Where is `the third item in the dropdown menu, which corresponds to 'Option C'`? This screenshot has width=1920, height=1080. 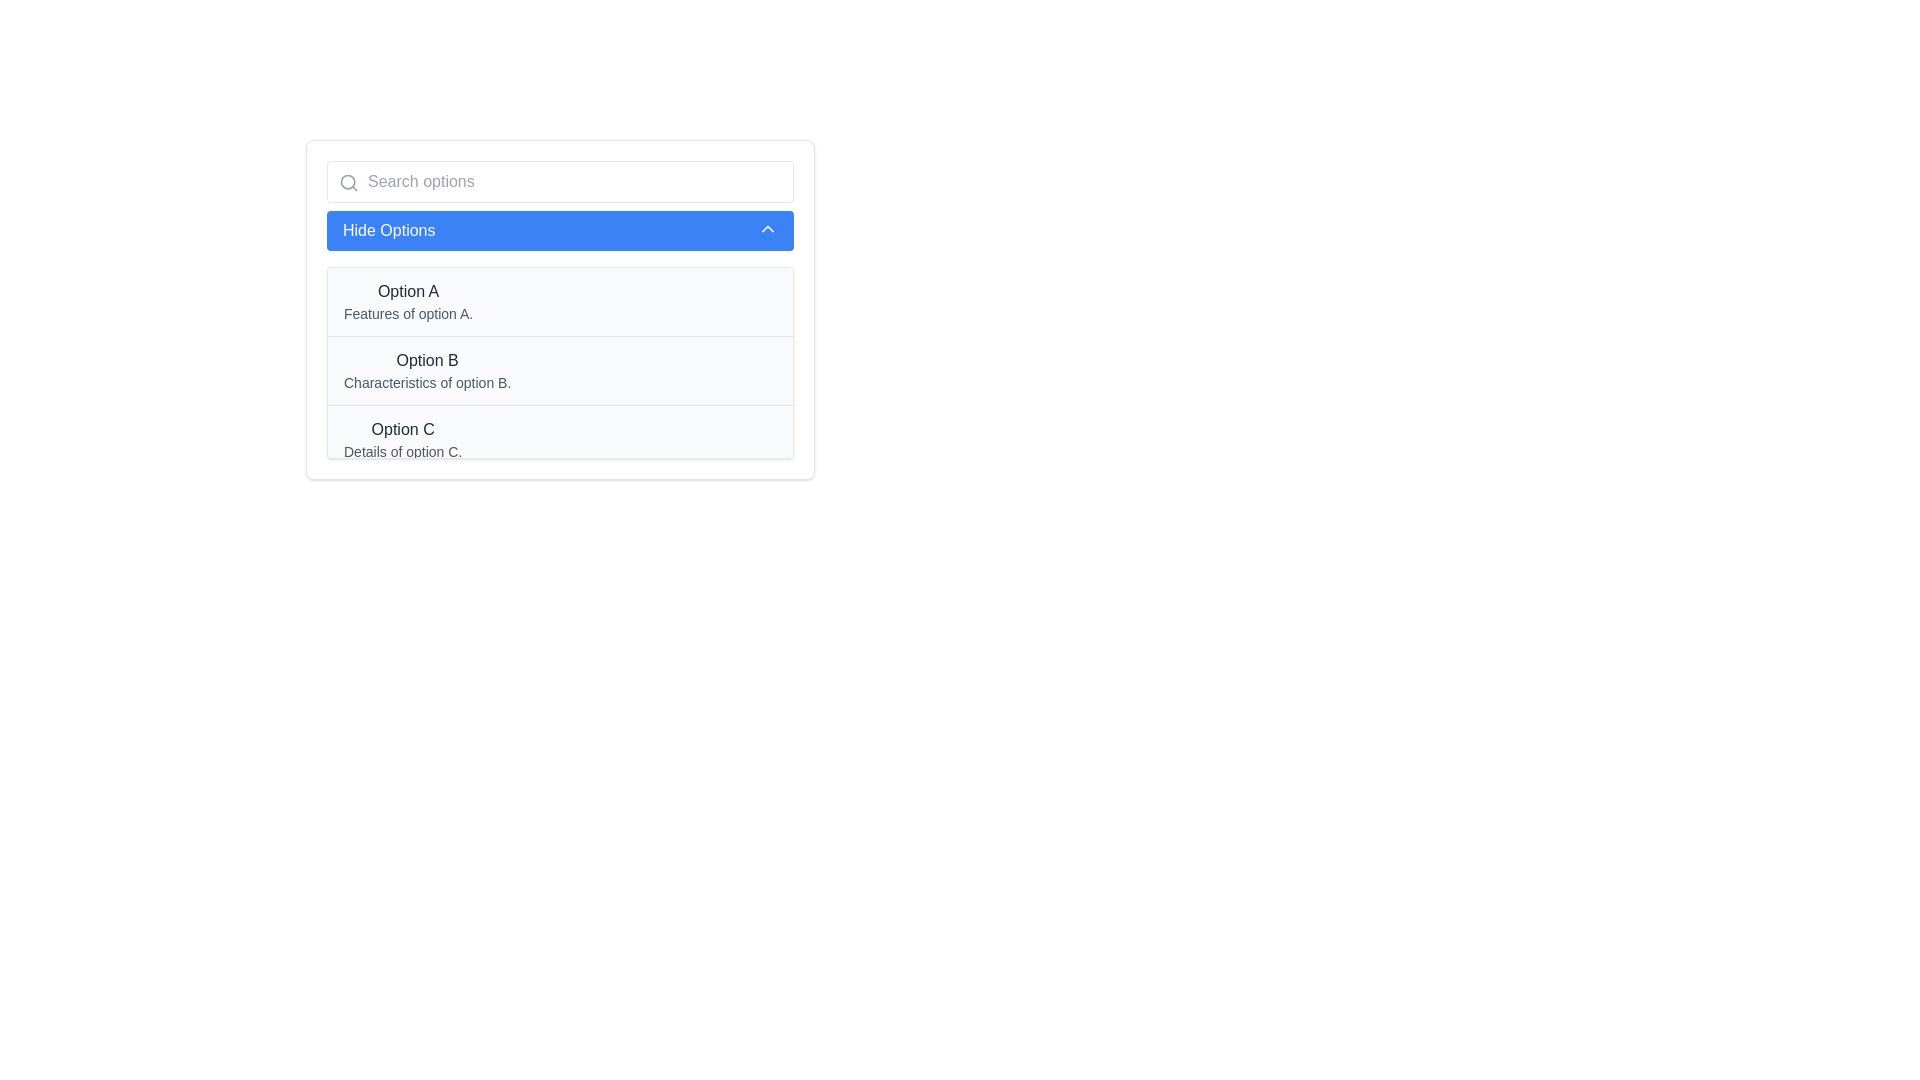
the third item in the dropdown menu, which corresponds to 'Option C' is located at coordinates (560, 438).